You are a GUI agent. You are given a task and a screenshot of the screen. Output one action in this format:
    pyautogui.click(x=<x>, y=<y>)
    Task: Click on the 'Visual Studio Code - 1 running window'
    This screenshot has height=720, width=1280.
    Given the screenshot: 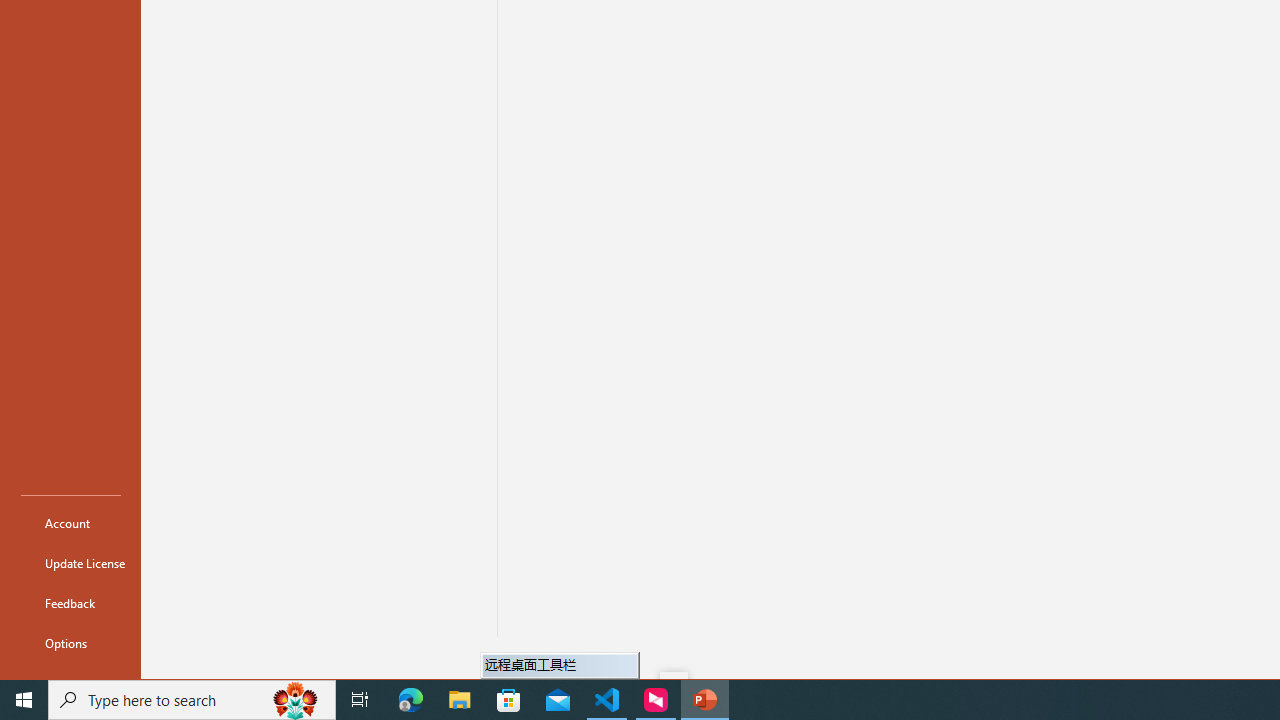 What is the action you would take?
    pyautogui.click(x=606, y=698)
    